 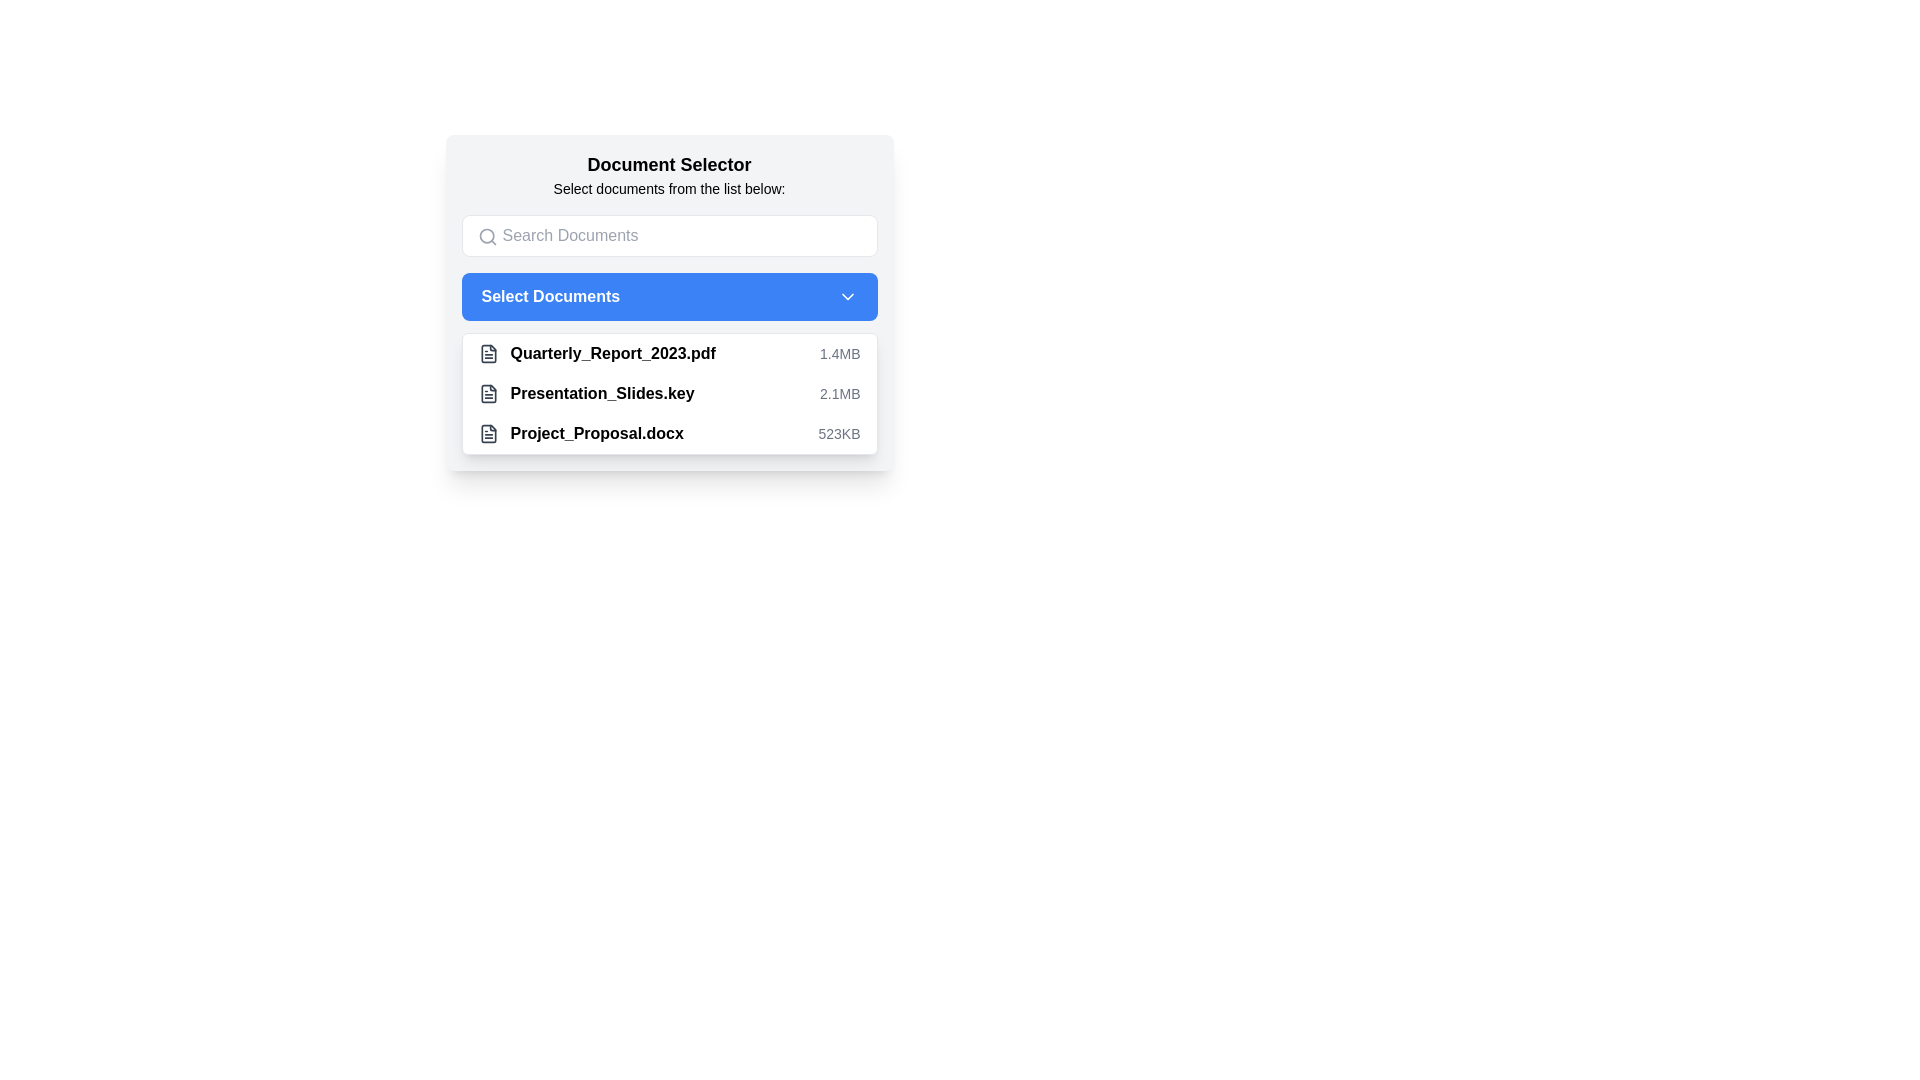 What do you see at coordinates (612, 353) in the screenshot?
I see `the text label displaying the document name, which is located immediately to the right of a small file icon in the Document Selector modal` at bounding box center [612, 353].